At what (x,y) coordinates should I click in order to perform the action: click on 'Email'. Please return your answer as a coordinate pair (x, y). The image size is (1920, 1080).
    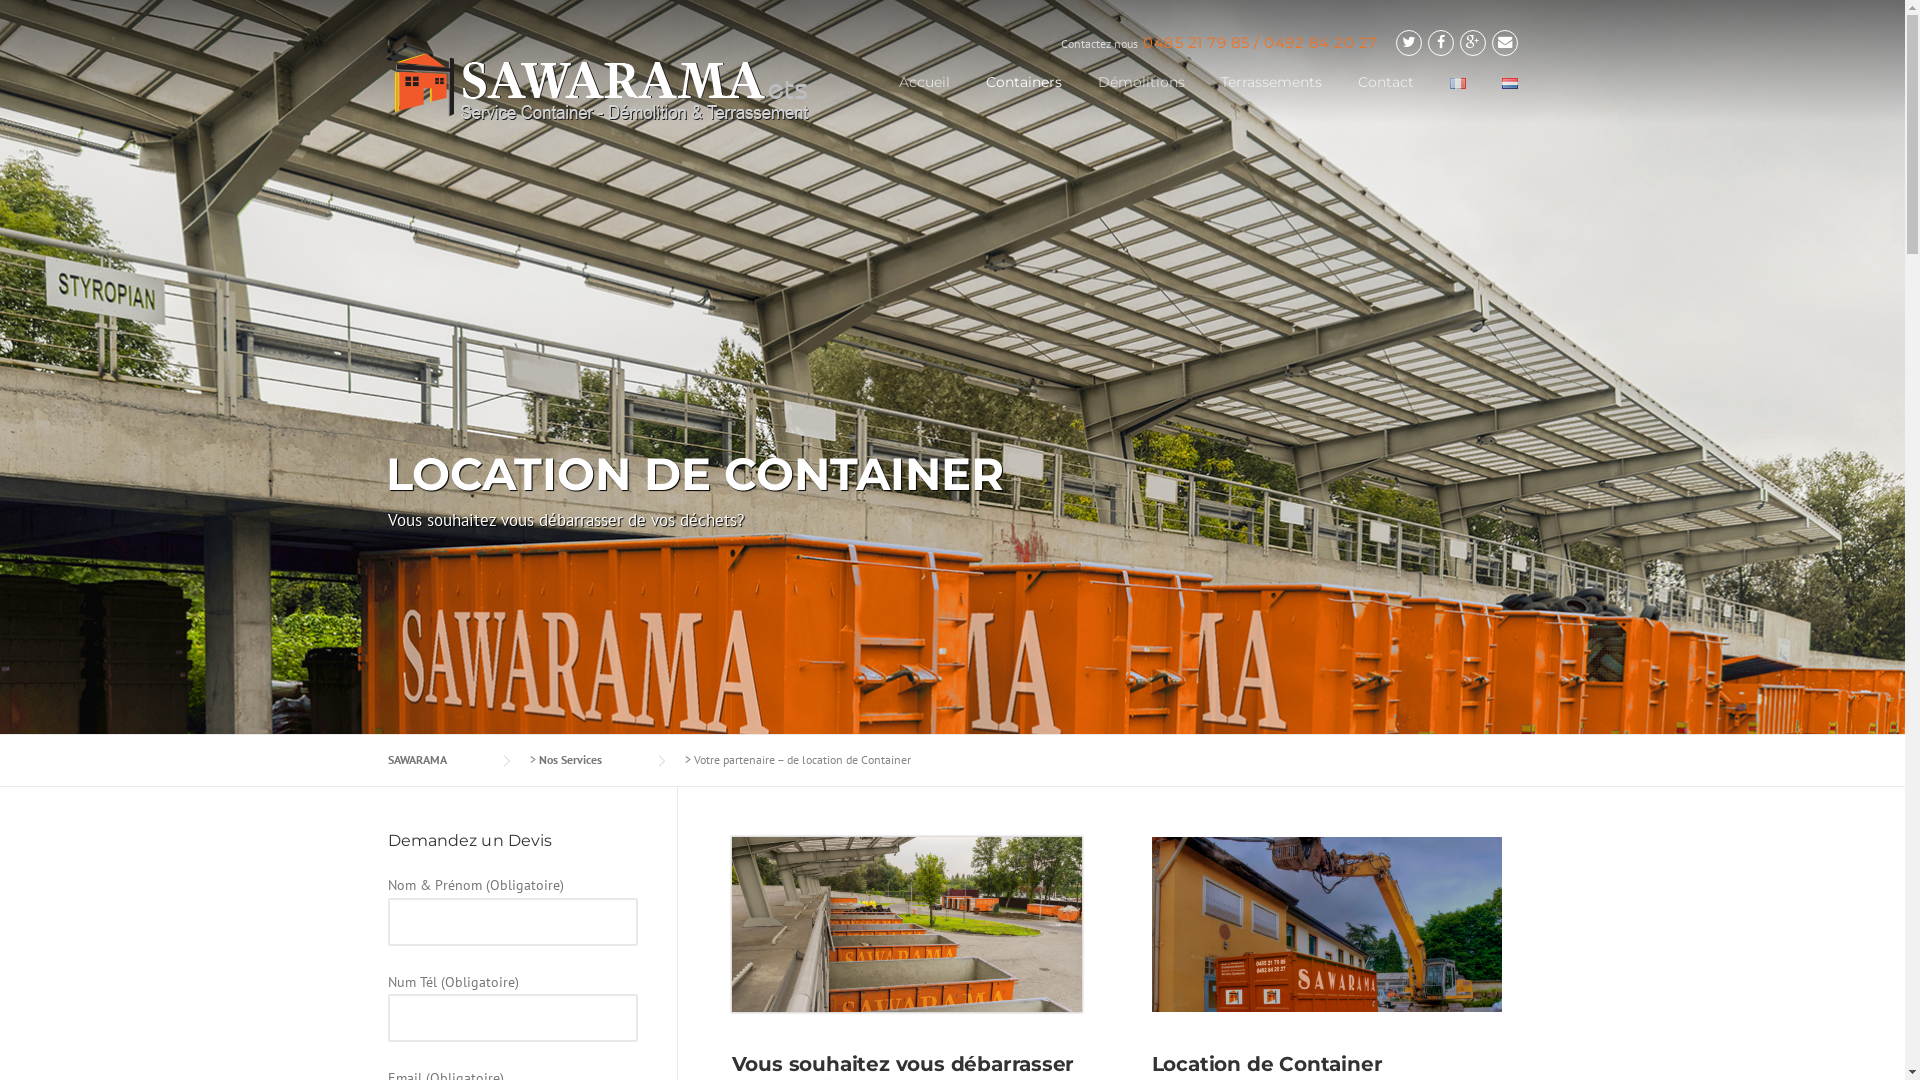
    Looking at the image, I should click on (1505, 42).